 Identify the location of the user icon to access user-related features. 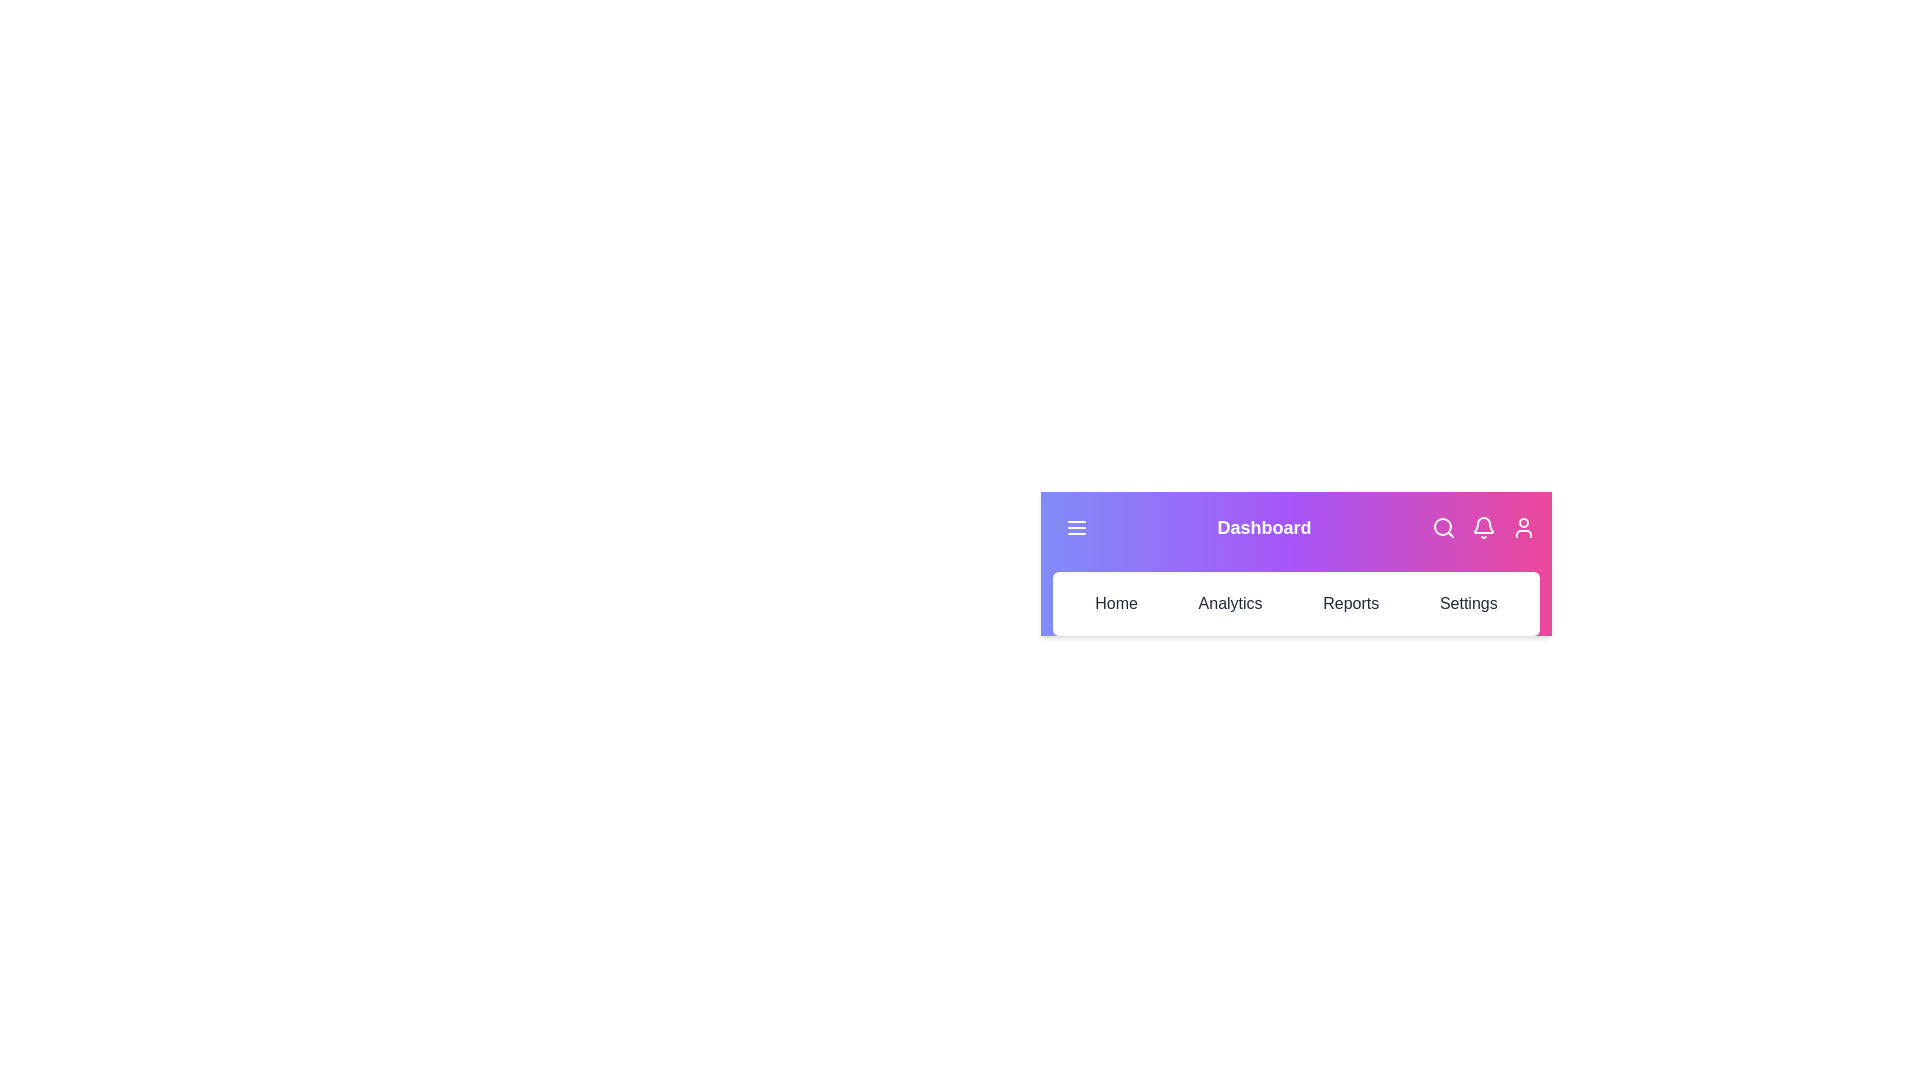
(1522, 527).